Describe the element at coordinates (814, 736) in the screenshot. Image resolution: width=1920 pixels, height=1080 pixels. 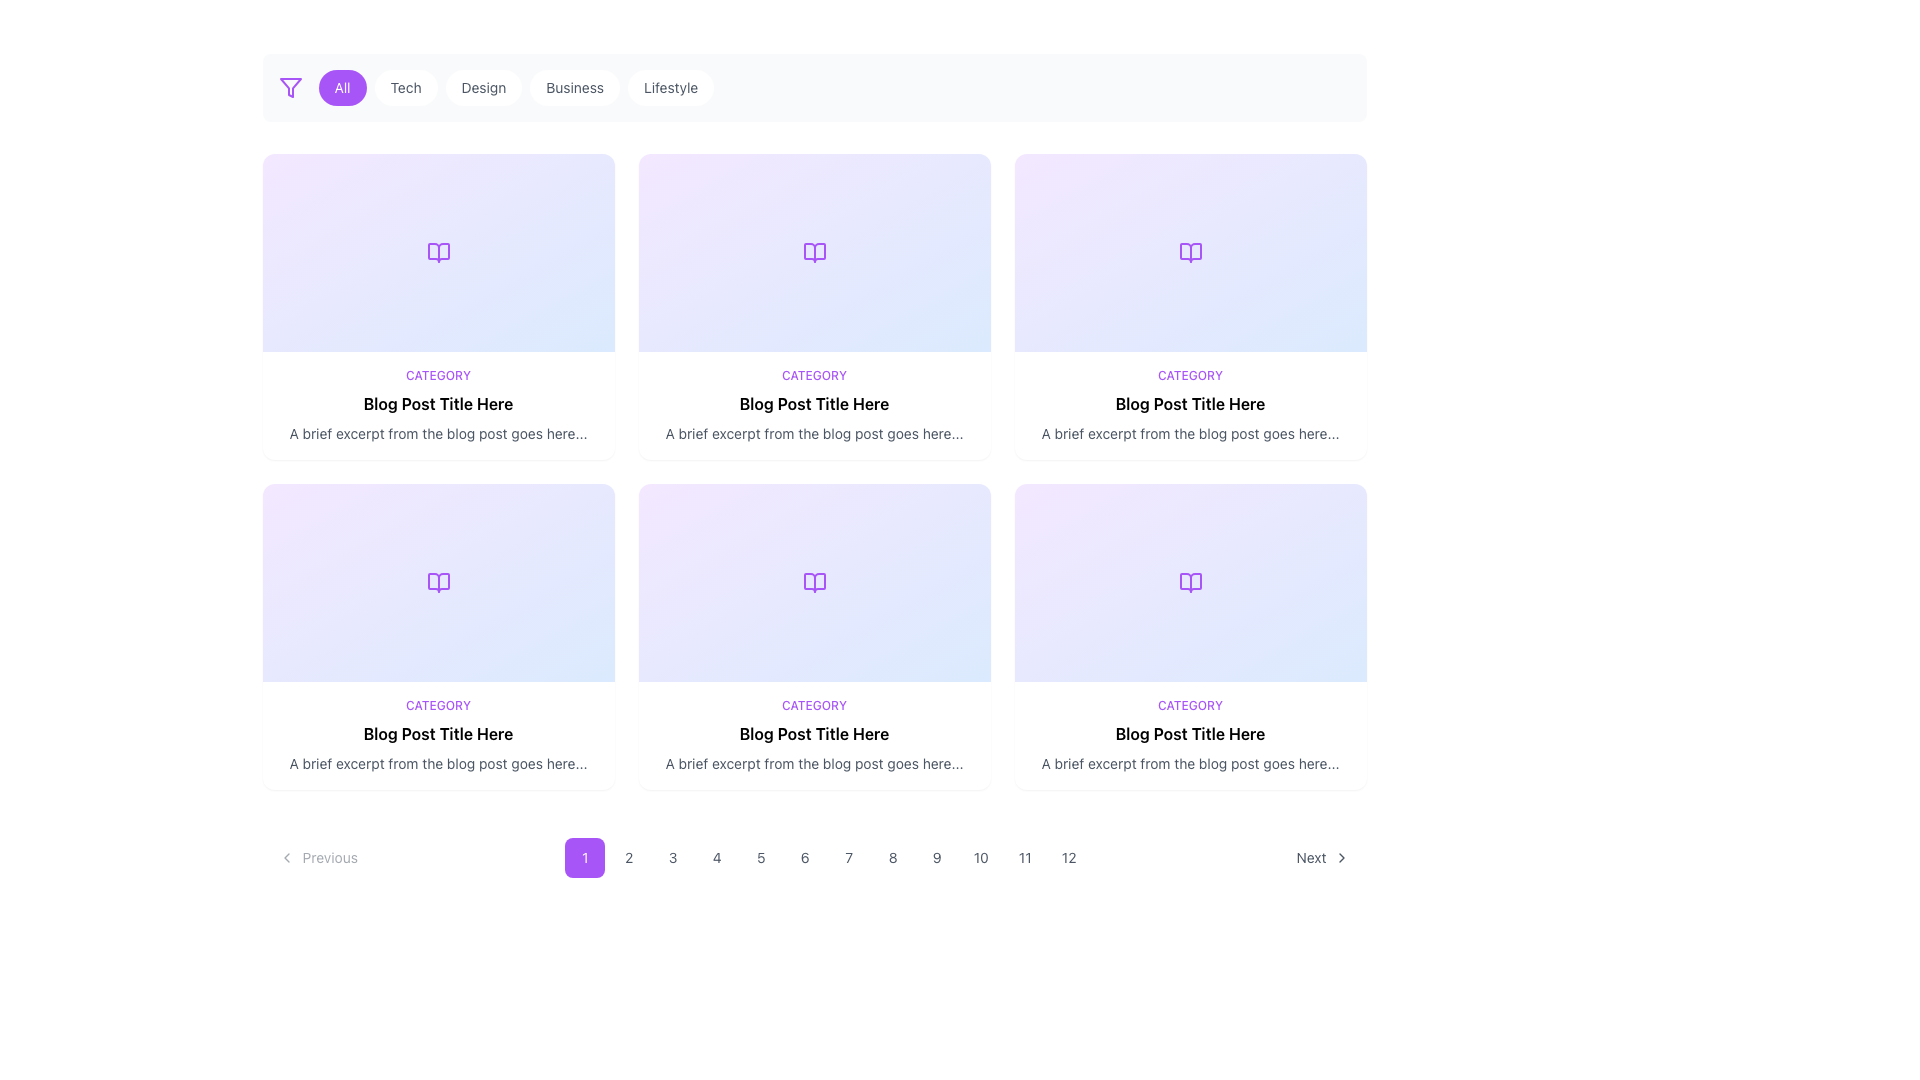
I see `the blog post preview card located in the second row and third column of the grid layout` at that location.